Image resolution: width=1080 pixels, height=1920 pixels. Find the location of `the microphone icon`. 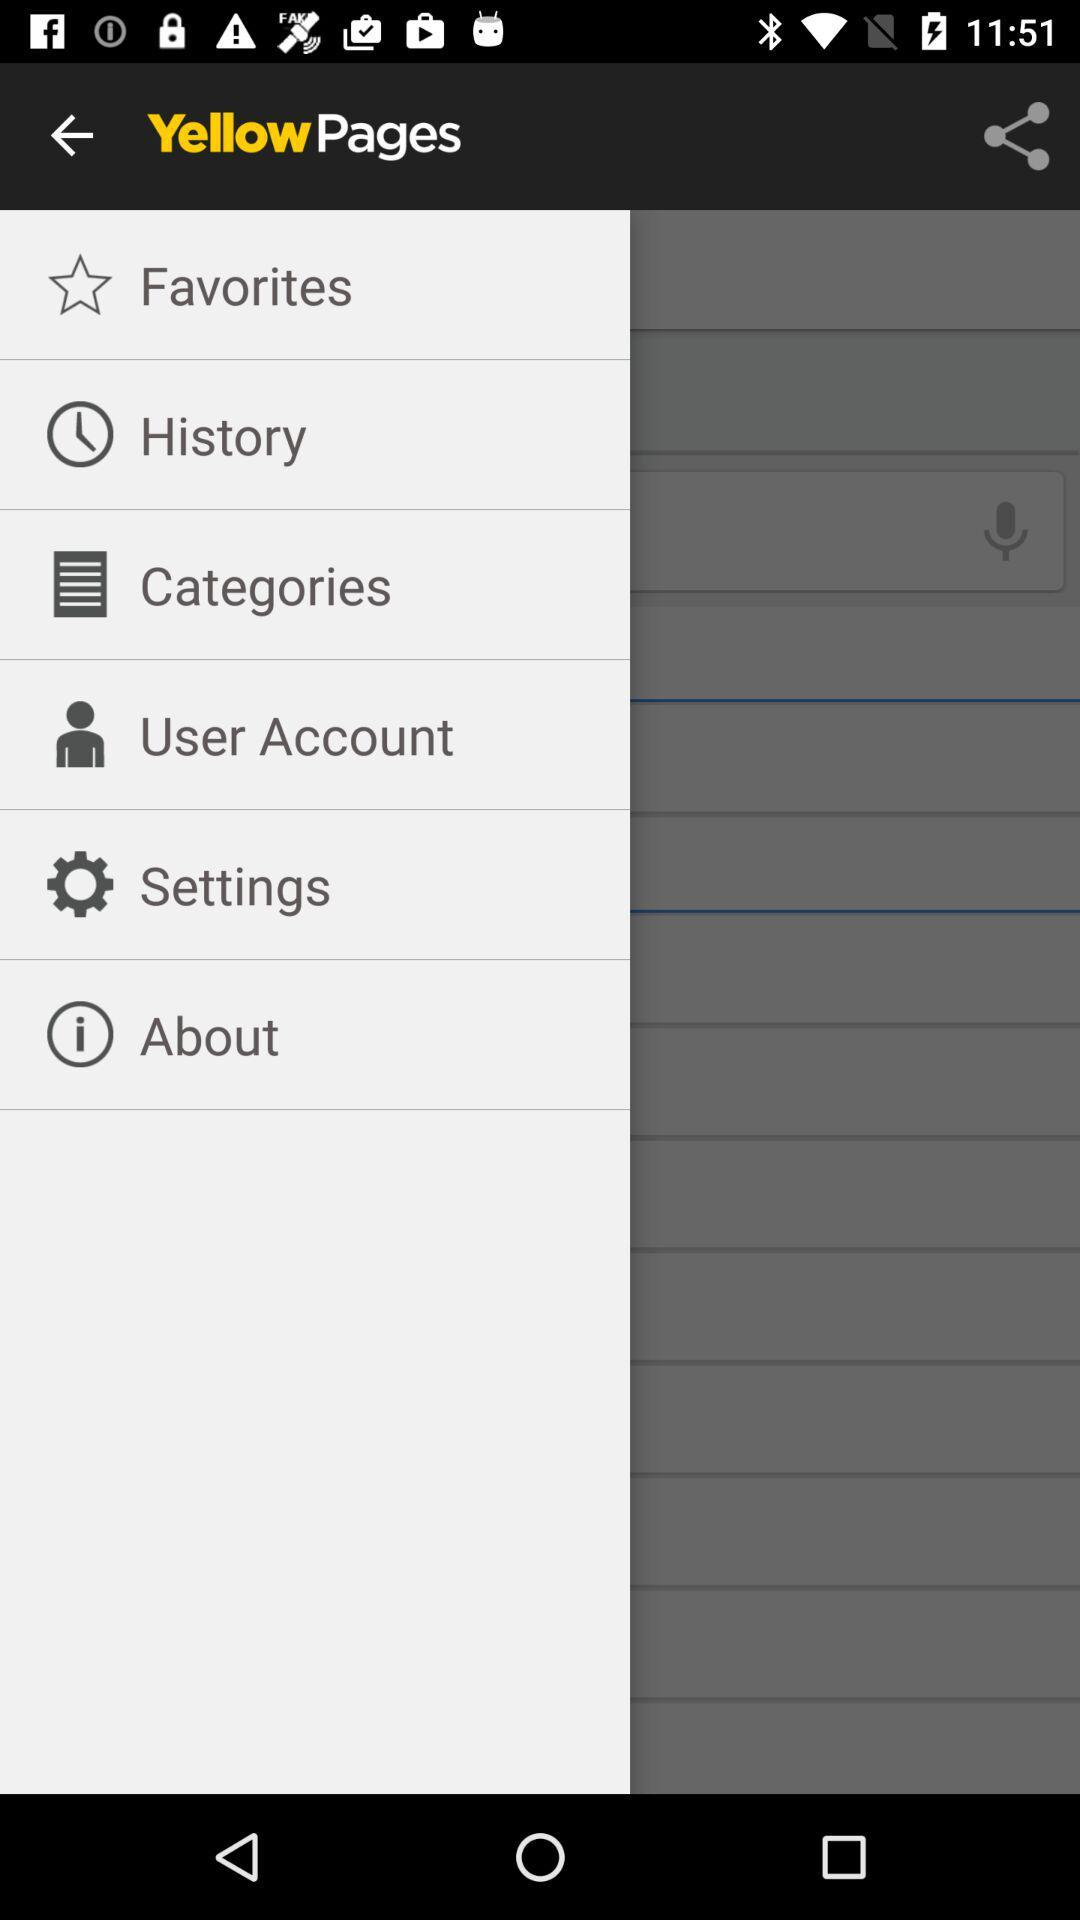

the microphone icon is located at coordinates (1005, 531).